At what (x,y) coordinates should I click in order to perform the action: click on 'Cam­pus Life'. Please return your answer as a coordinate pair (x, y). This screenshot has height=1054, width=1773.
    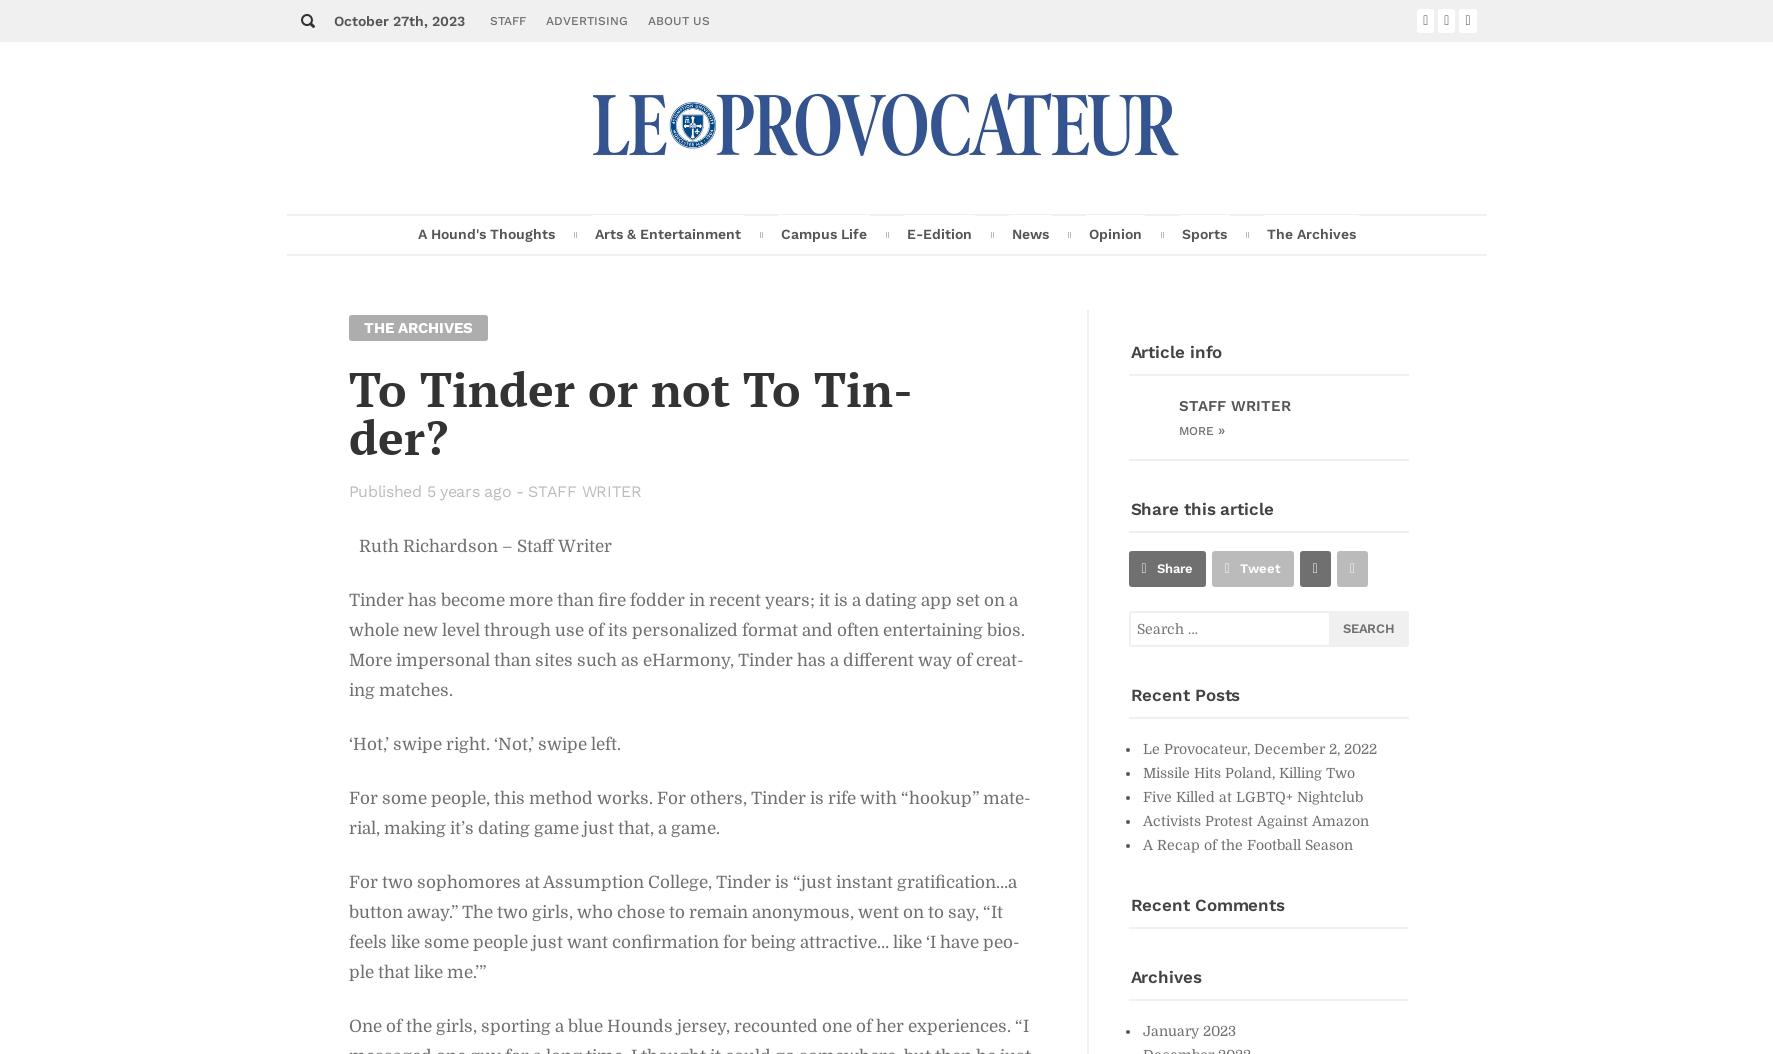
    Looking at the image, I should click on (822, 233).